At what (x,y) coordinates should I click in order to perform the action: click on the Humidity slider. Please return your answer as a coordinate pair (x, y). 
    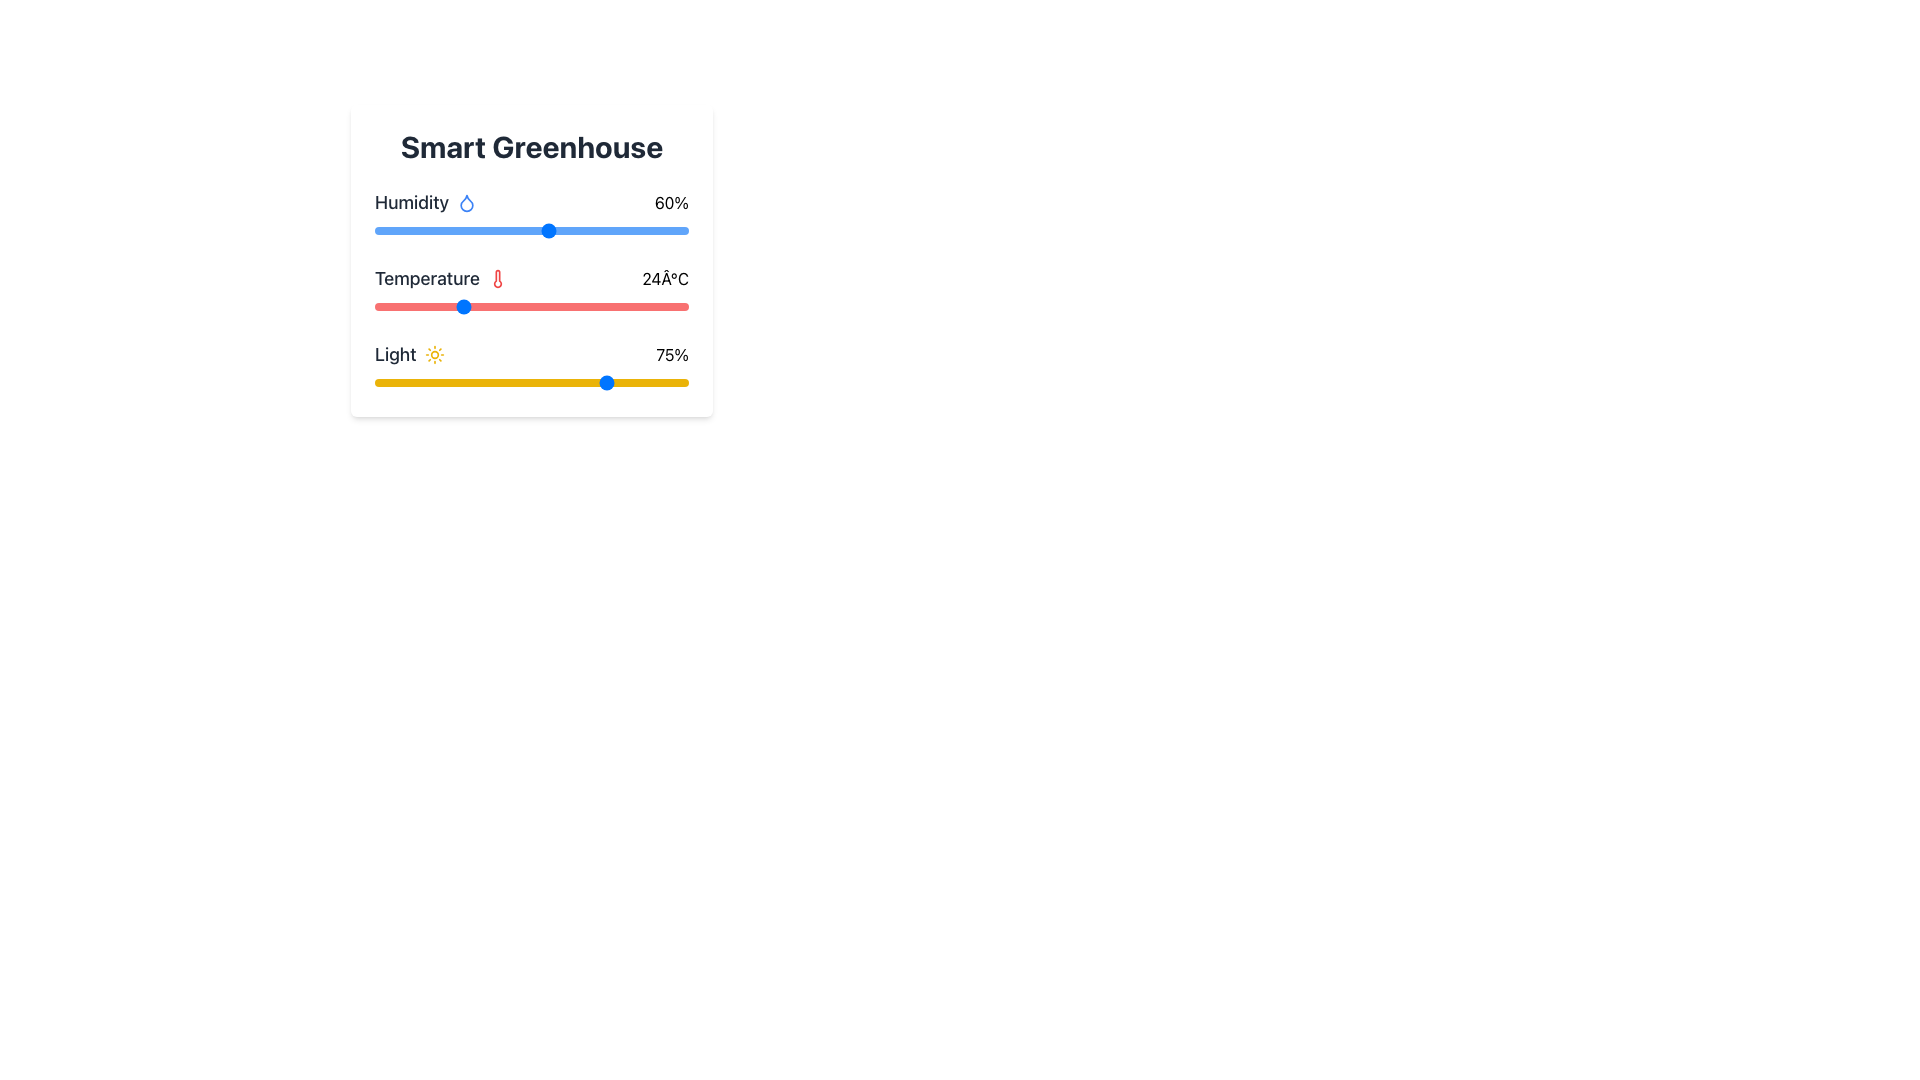
    Looking at the image, I should click on (671, 230).